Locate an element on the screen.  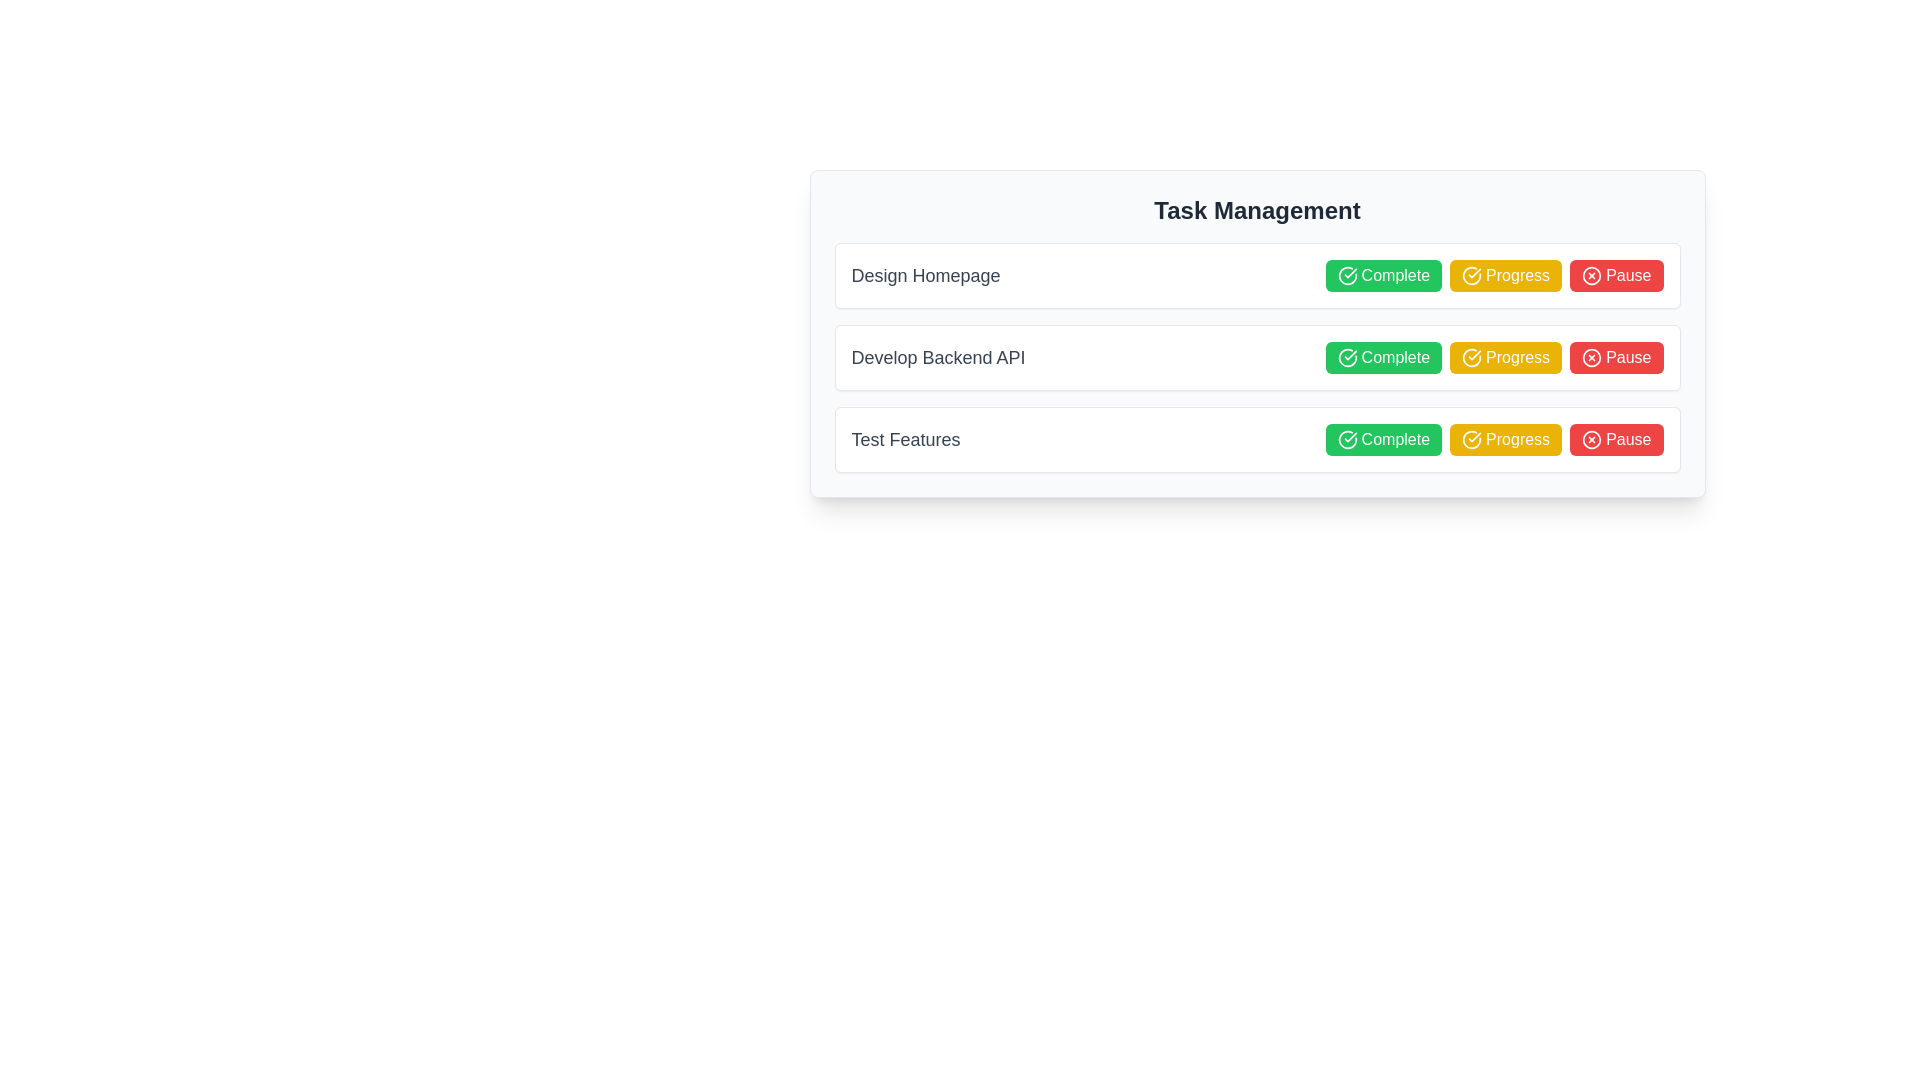
the circular green icon with a white checkmark, part of the 'Complete' button for the second task titled 'Develop Backend API', for further interaction is located at coordinates (1347, 357).